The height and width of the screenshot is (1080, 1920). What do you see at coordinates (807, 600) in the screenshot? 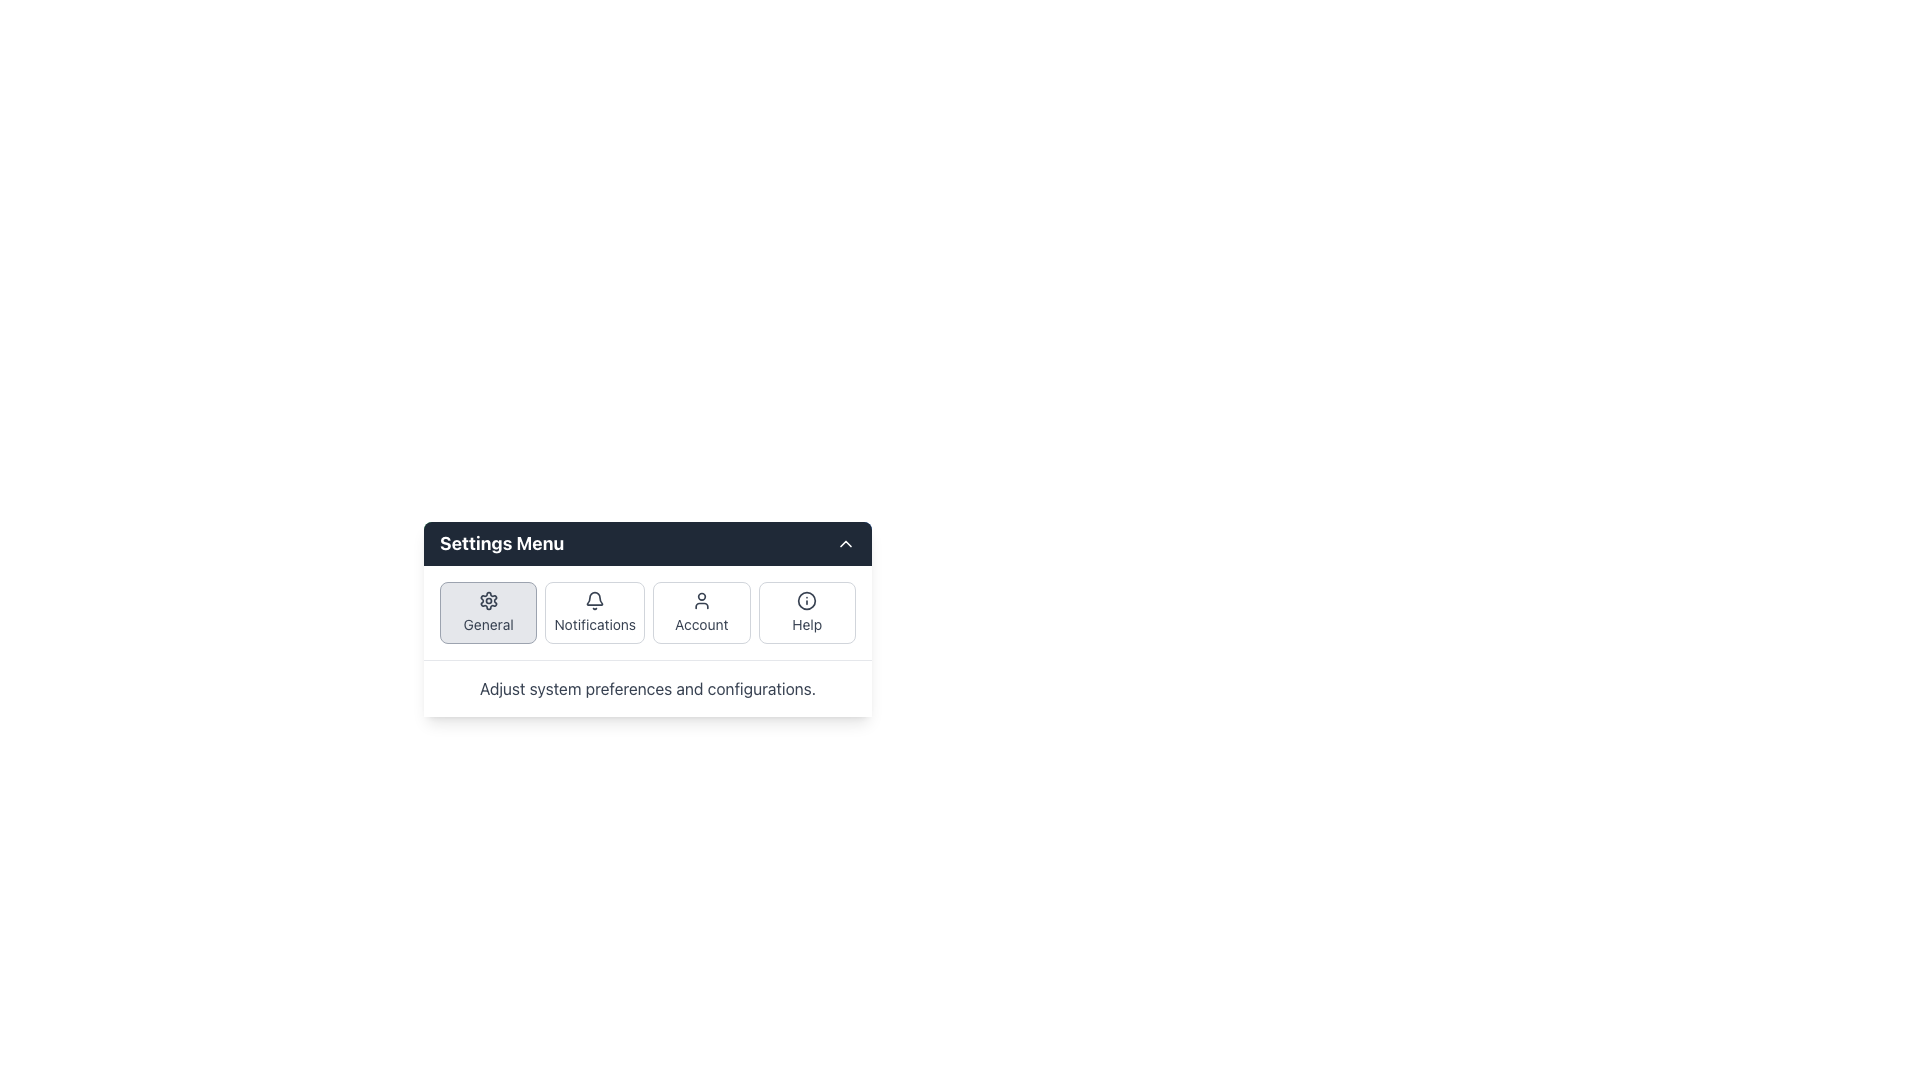
I see `the information icon located in the 'Help' section of the settings menu` at bounding box center [807, 600].